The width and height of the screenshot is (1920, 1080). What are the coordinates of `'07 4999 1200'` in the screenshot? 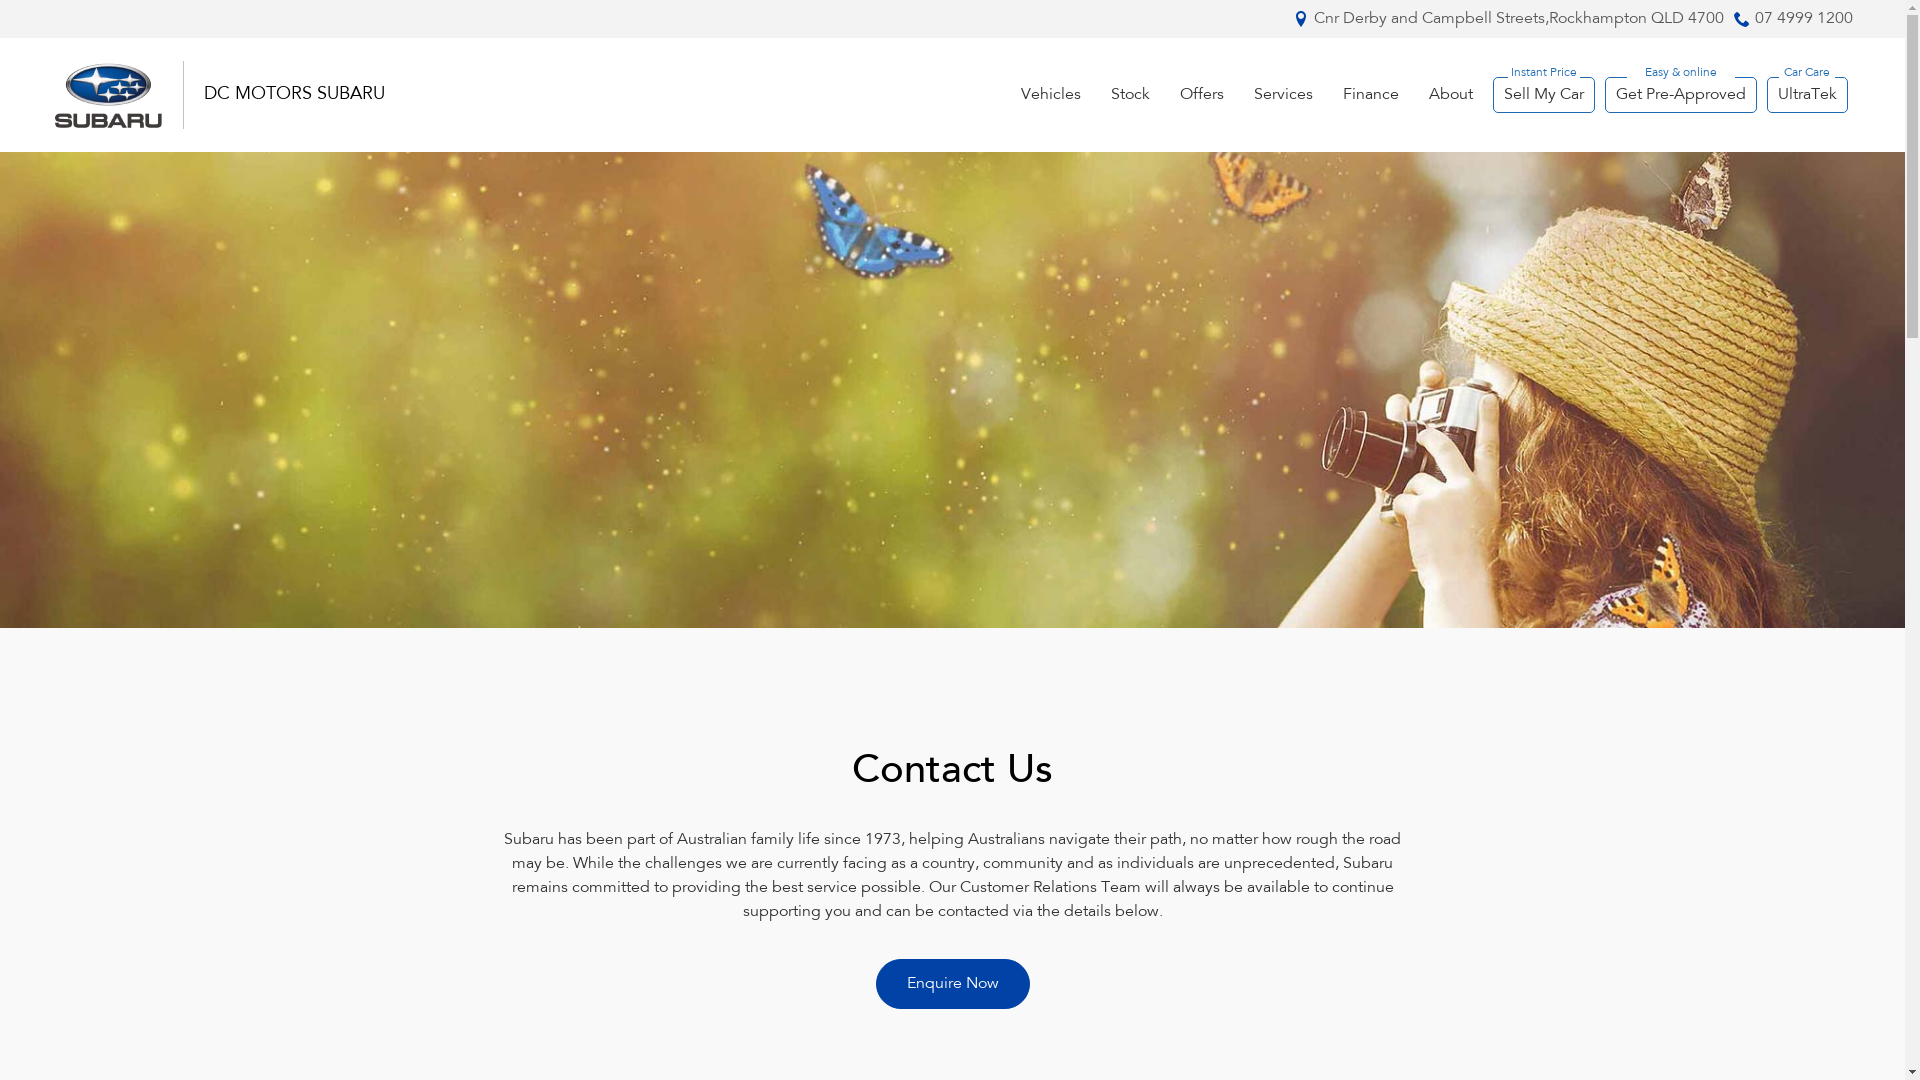 It's located at (1803, 19).